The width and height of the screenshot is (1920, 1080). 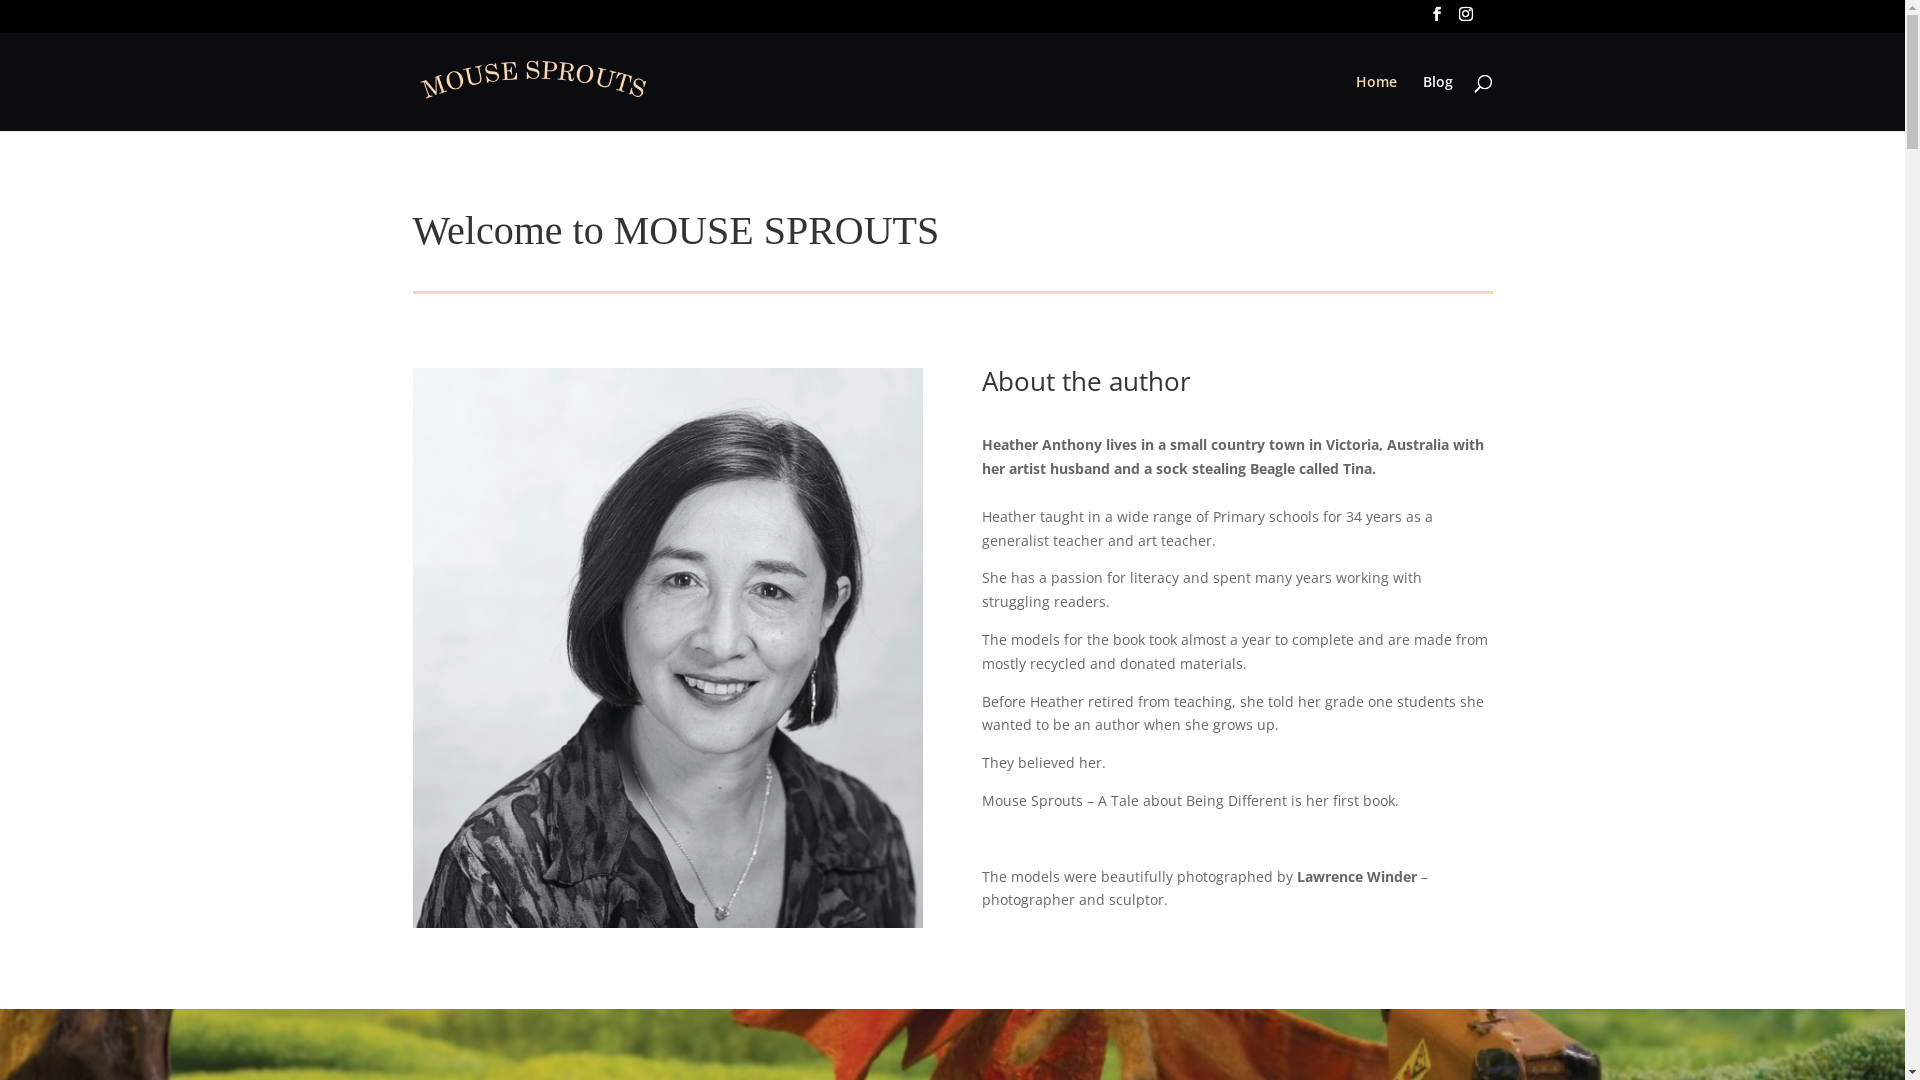 I want to click on 'Blog', so click(x=1435, y=101).